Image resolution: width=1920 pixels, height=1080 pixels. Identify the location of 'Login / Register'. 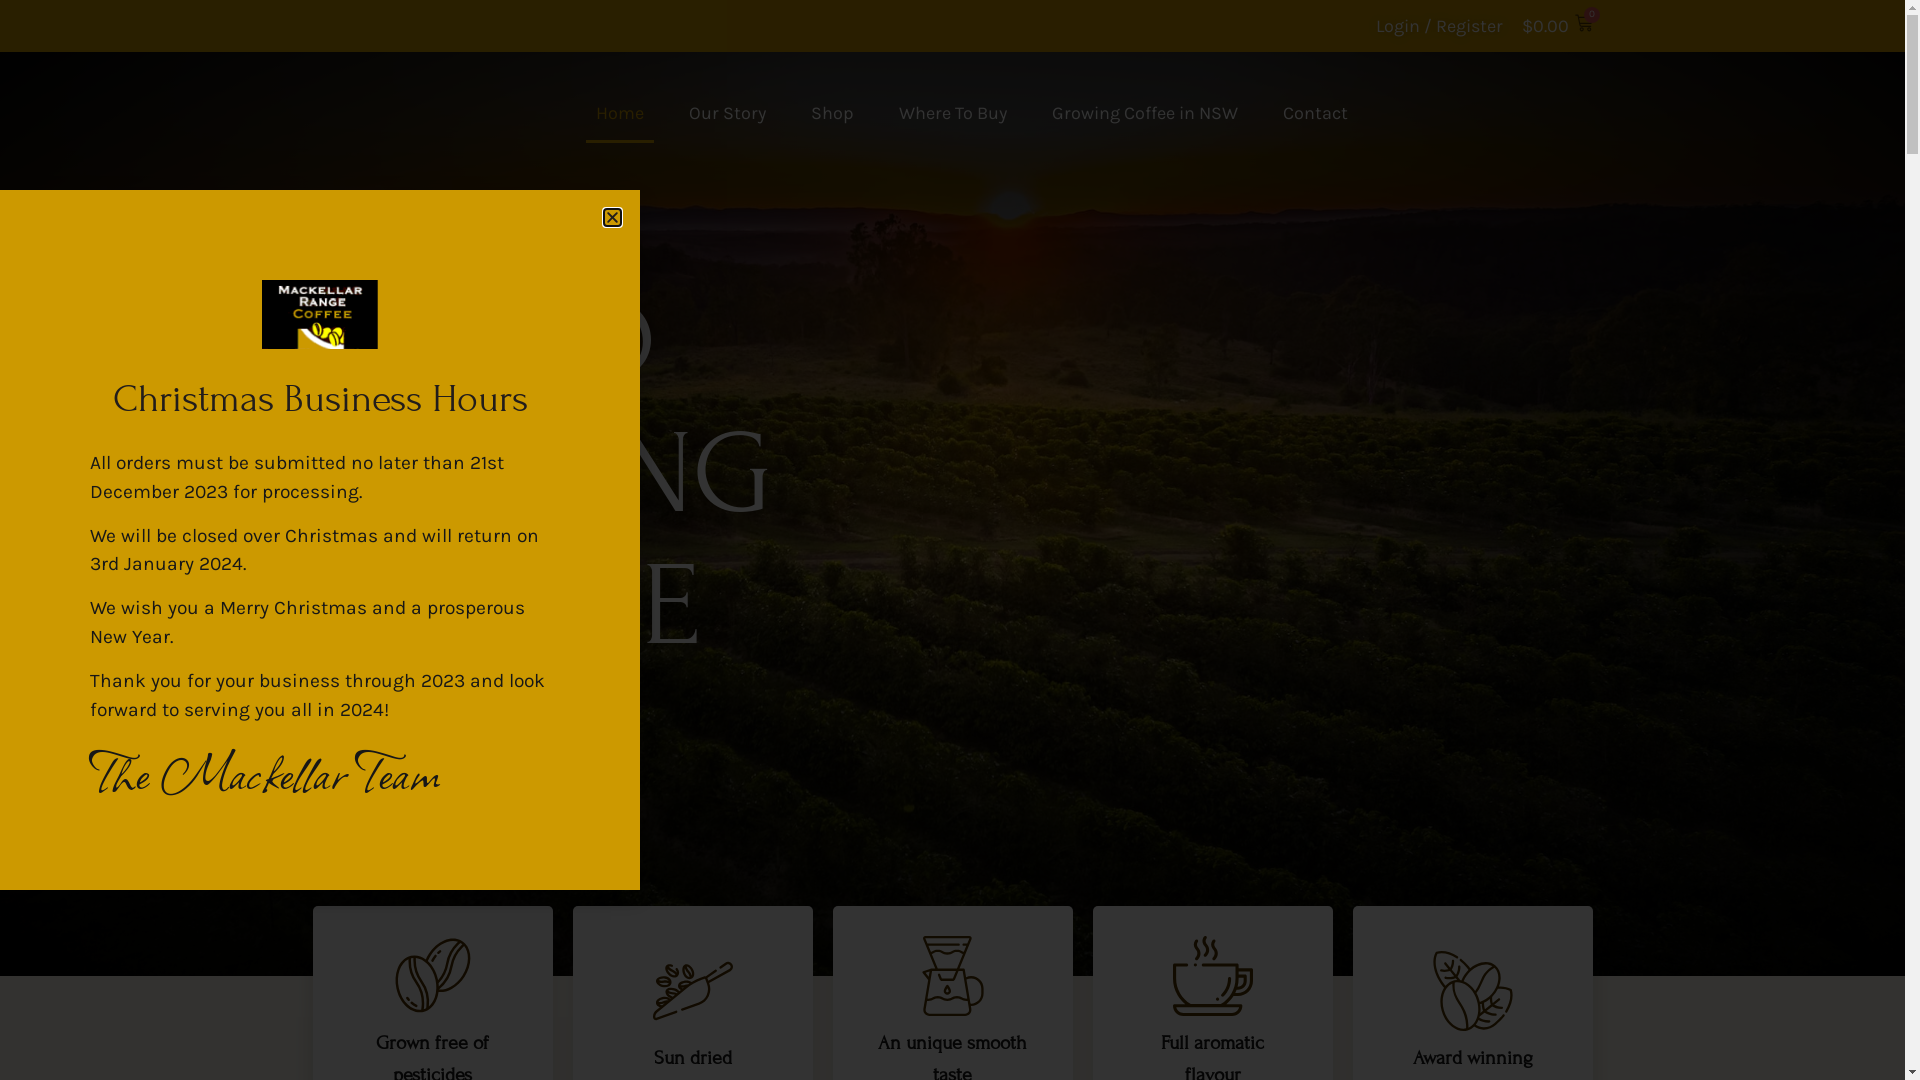
(1438, 26).